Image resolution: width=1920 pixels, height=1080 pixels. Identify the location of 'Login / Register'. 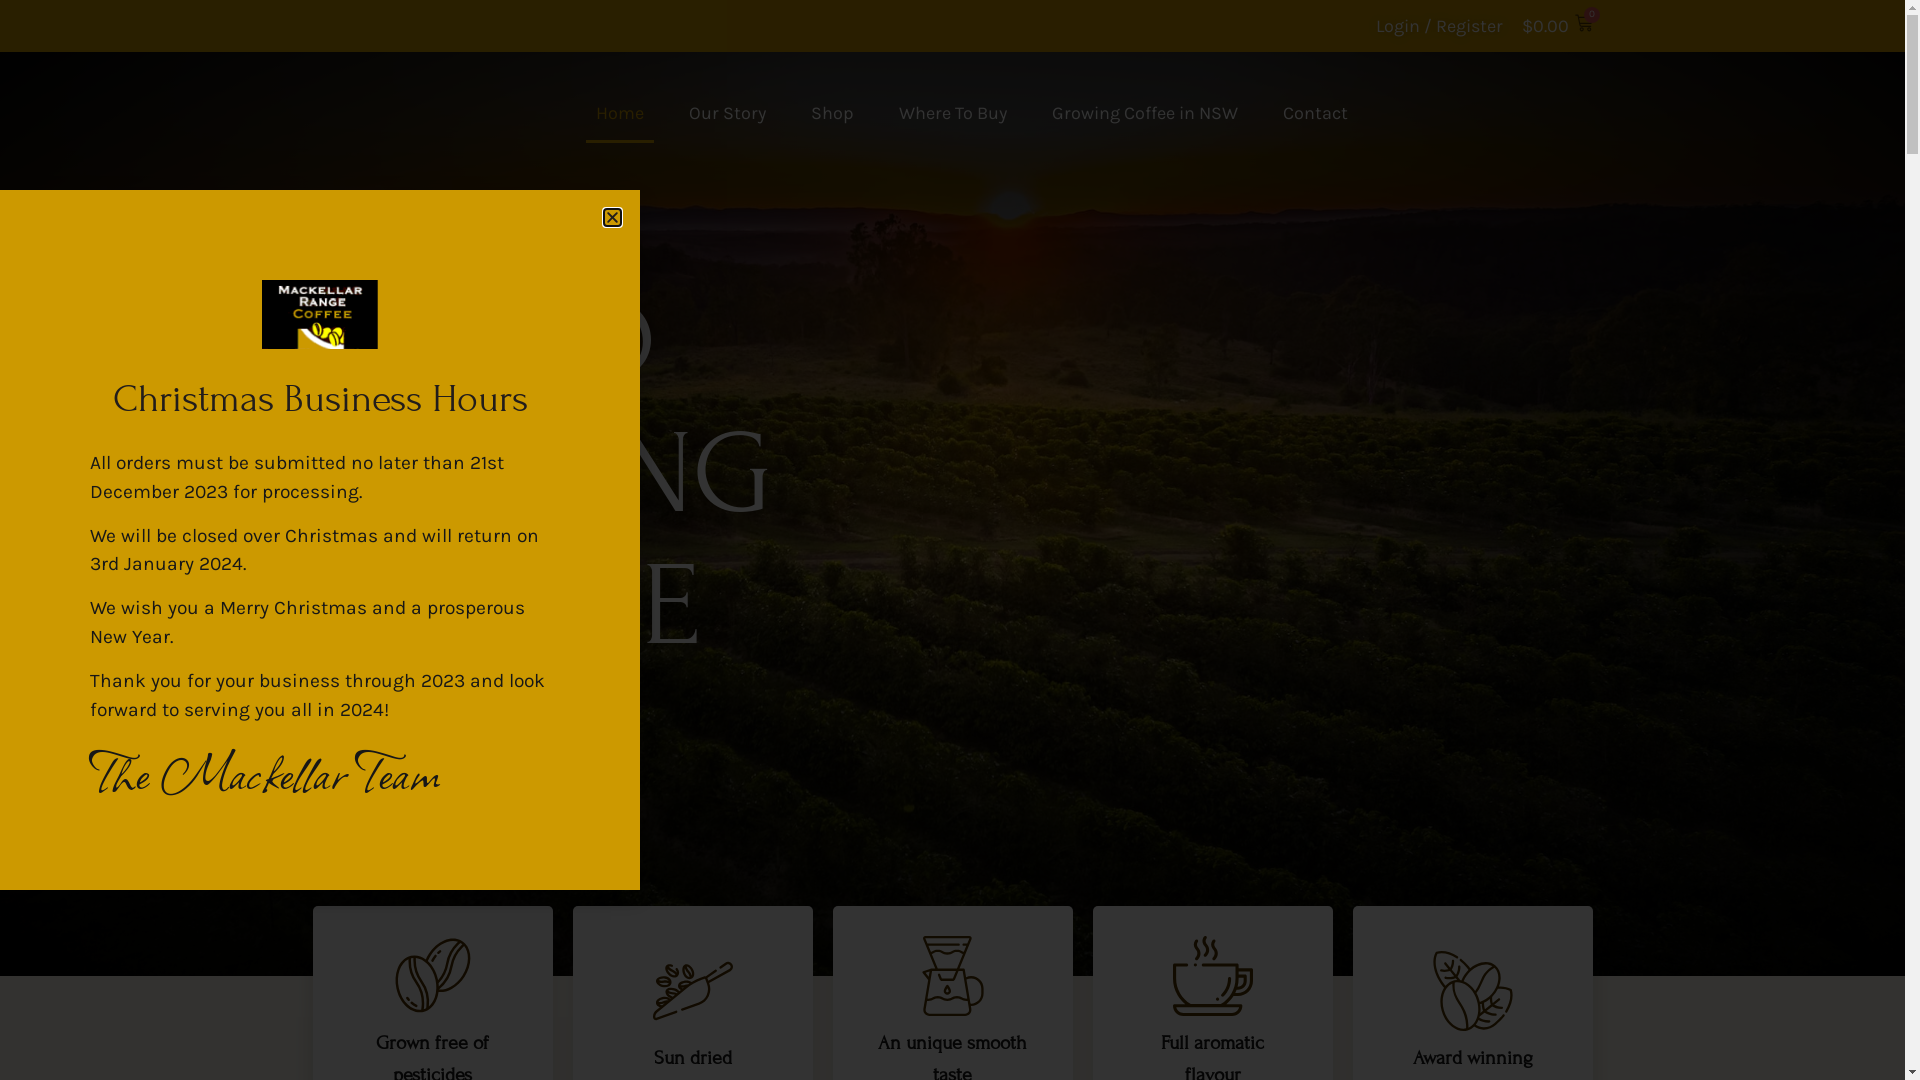
(1438, 26).